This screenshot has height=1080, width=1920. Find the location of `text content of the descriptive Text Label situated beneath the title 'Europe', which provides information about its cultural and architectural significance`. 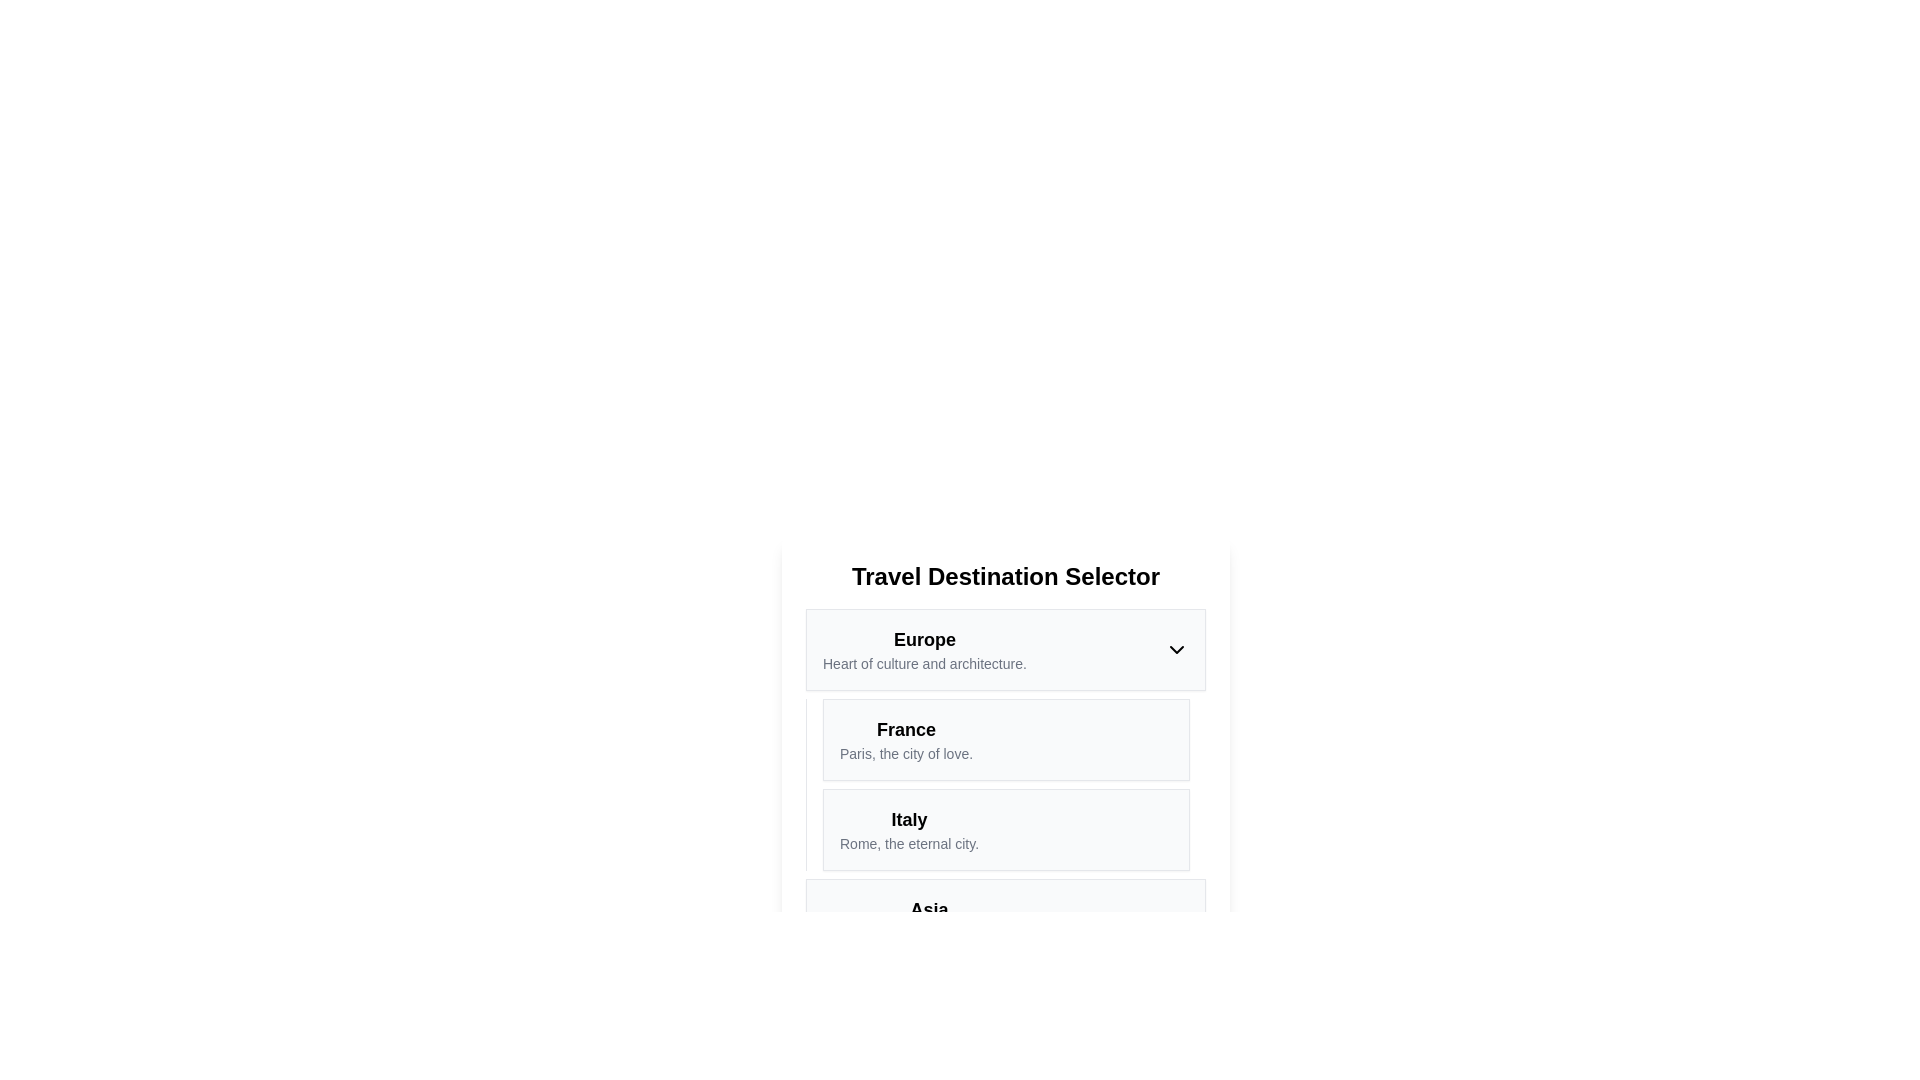

text content of the descriptive Text Label situated beneath the title 'Europe', which provides information about its cultural and architectural significance is located at coordinates (923, 663).